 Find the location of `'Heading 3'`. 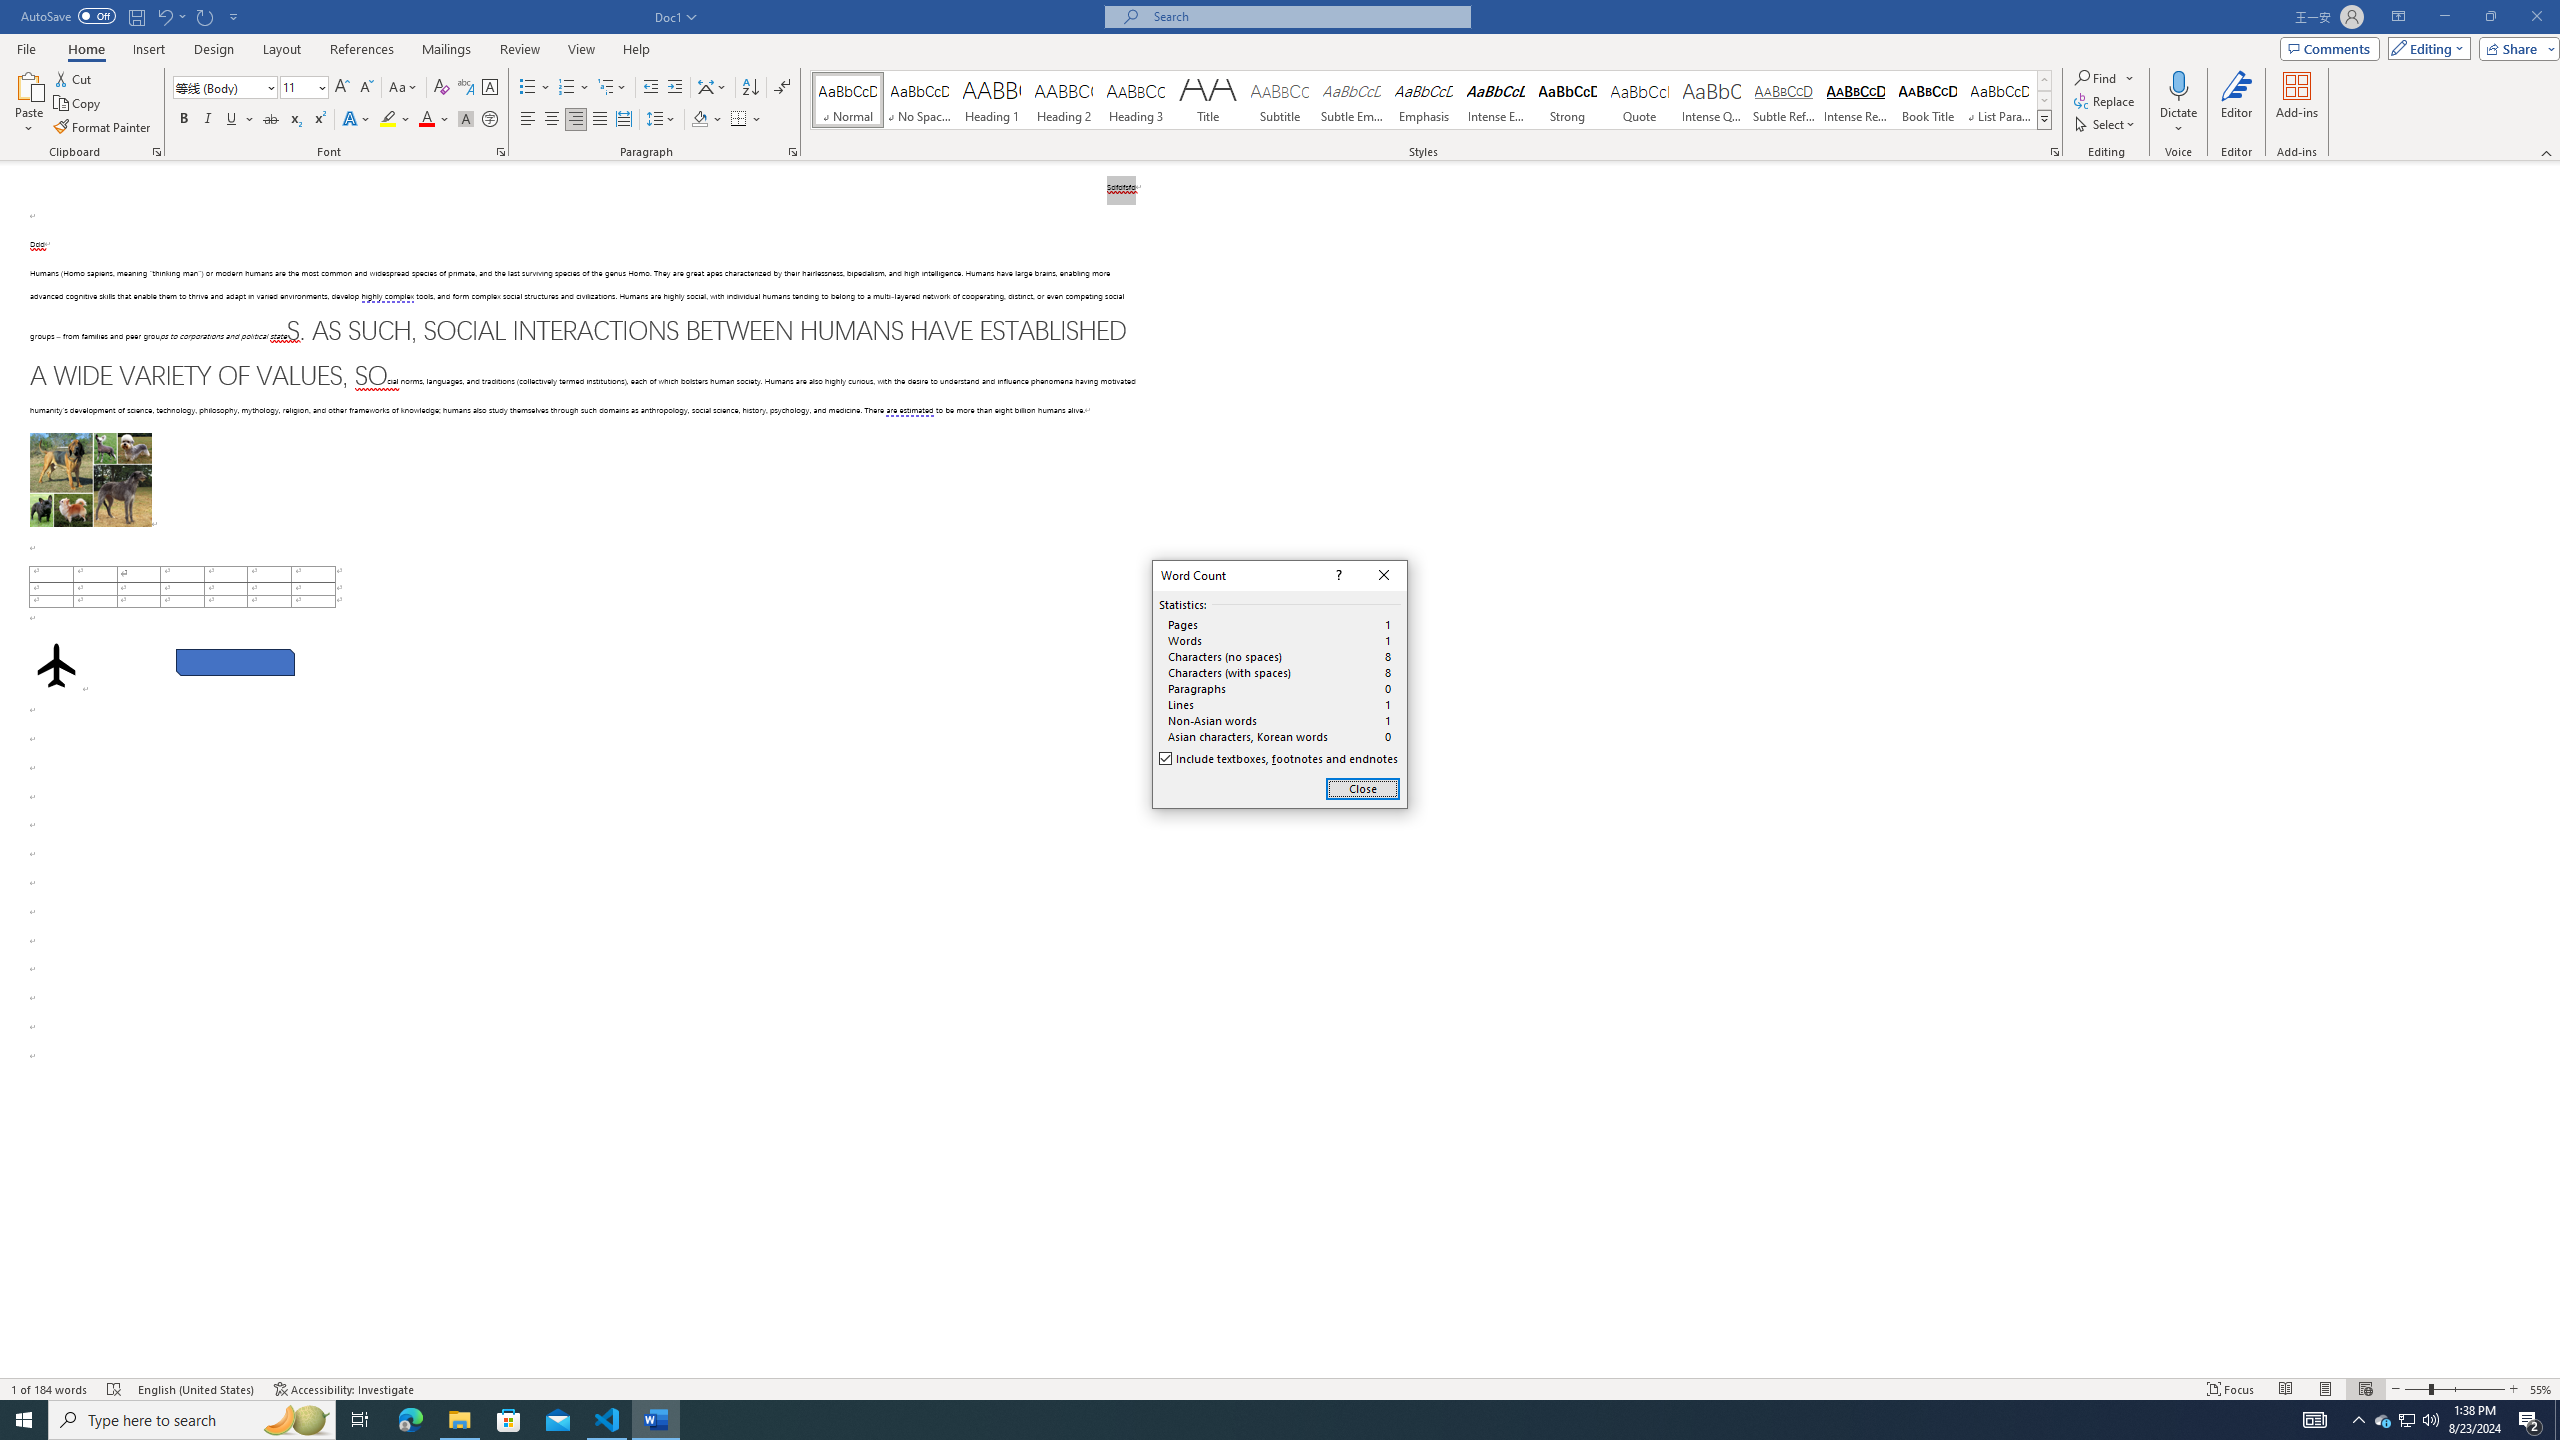

'Heading 3' is located at coordinates (1136, 99).